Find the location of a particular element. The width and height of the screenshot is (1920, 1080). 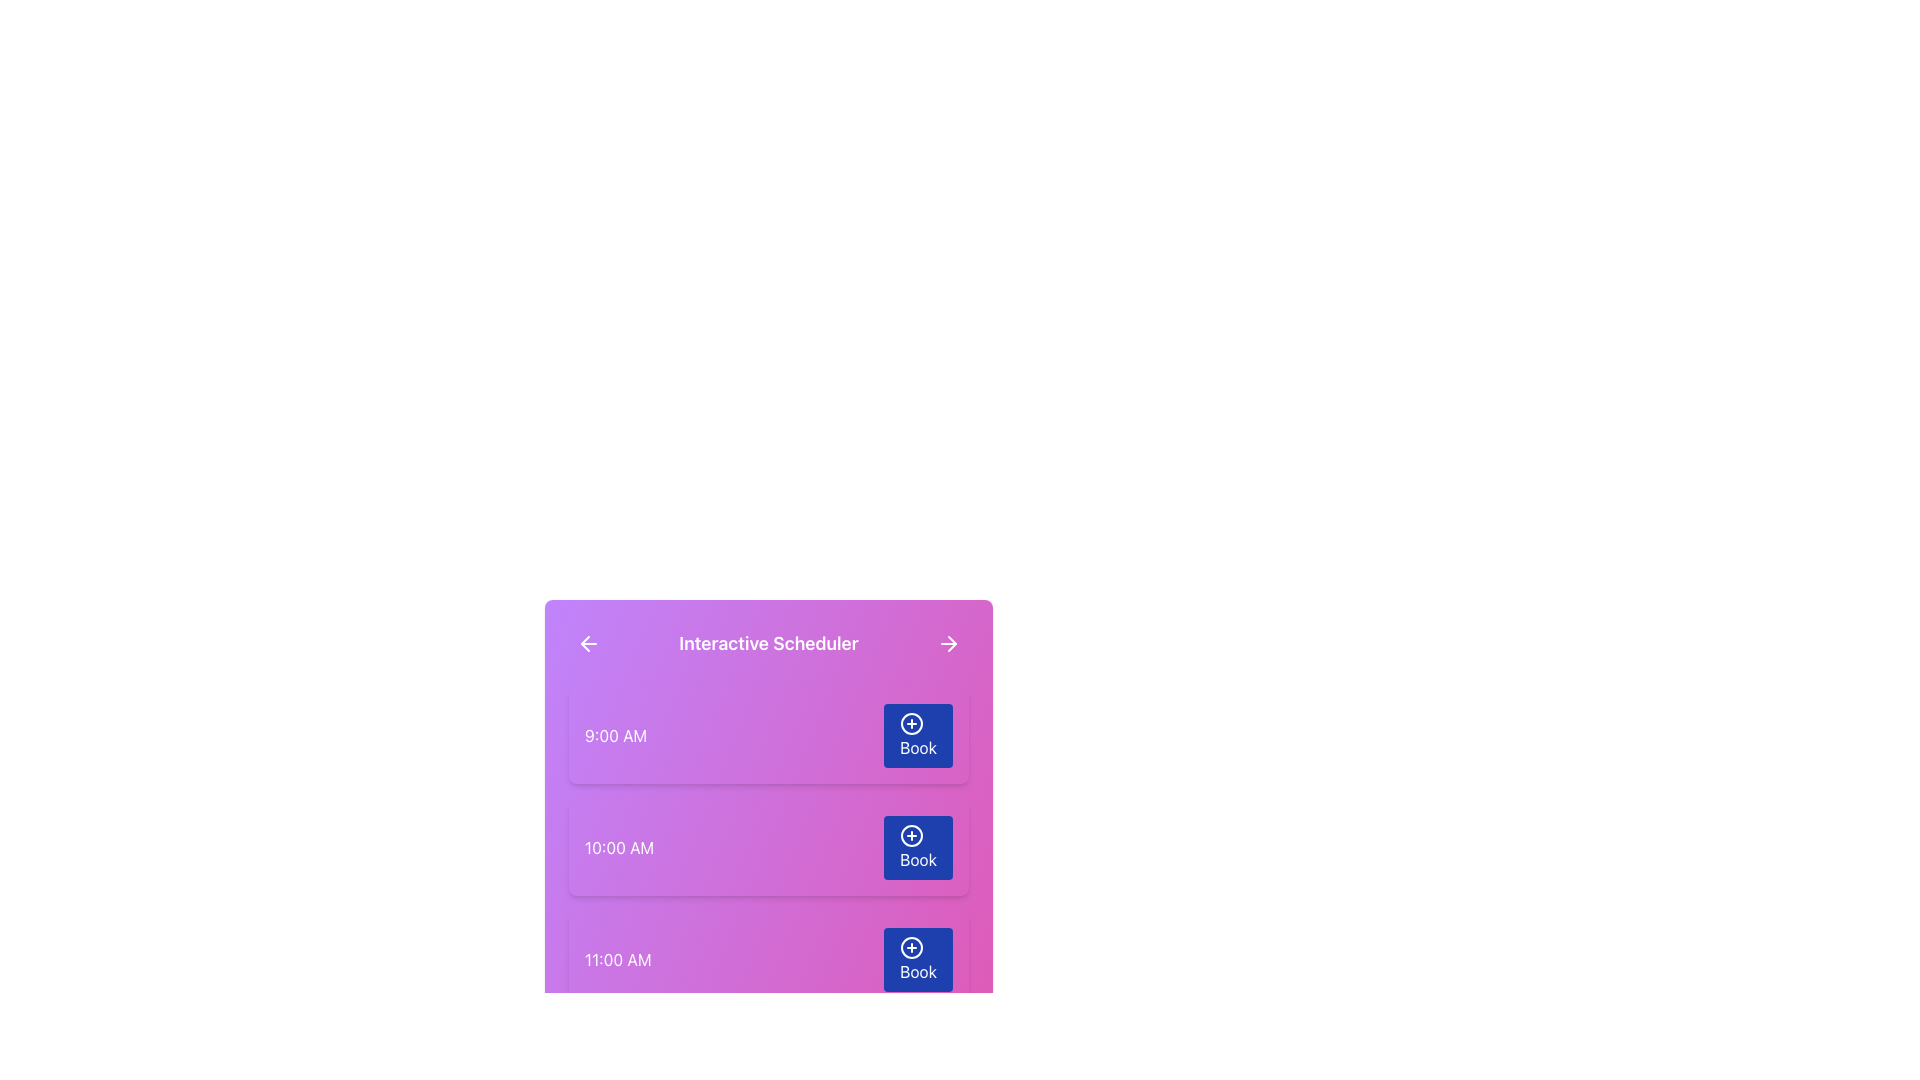

the text component displaying '11:00 AM' in white font on a pink background, which is located at the bottom of the 'Interactive Scheduler' panel is located at coordinates (617, 959).